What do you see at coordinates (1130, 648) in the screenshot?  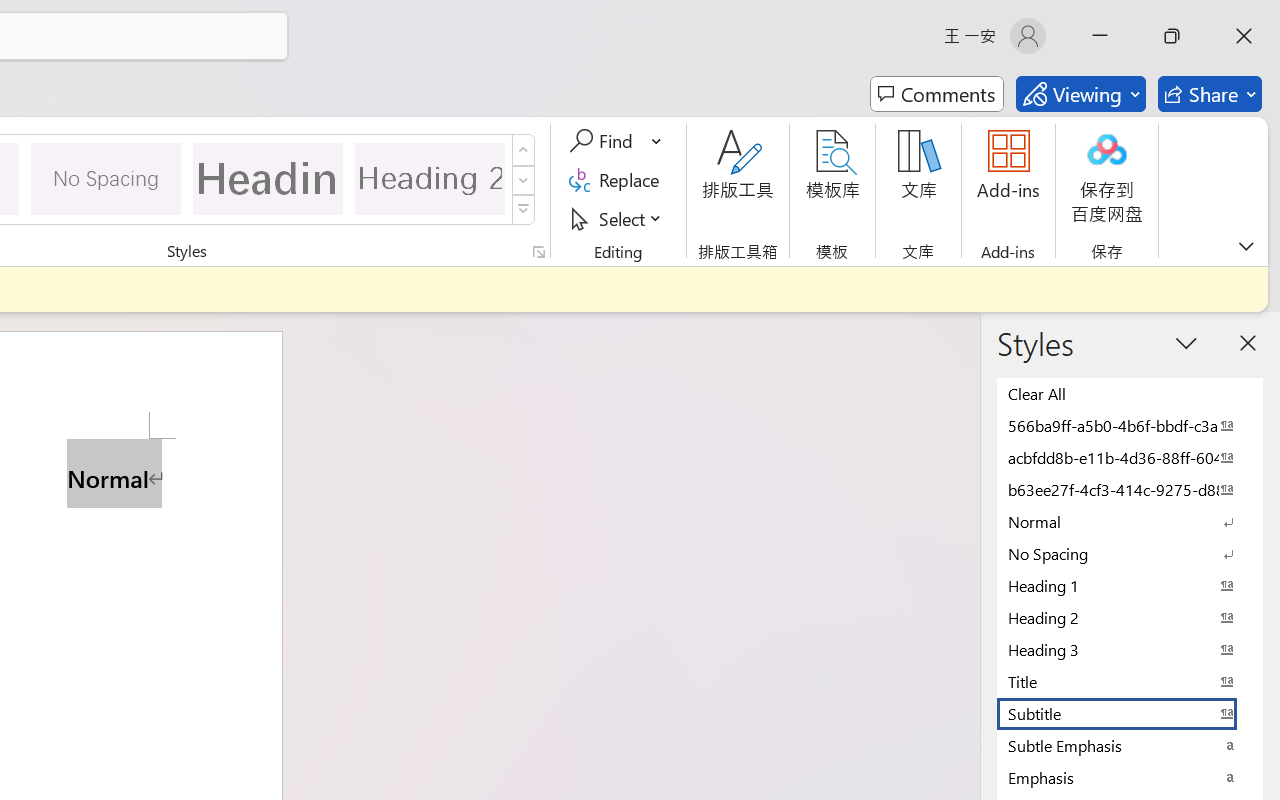 I see `'Heading 3'` at bounding box center [1130, 648].